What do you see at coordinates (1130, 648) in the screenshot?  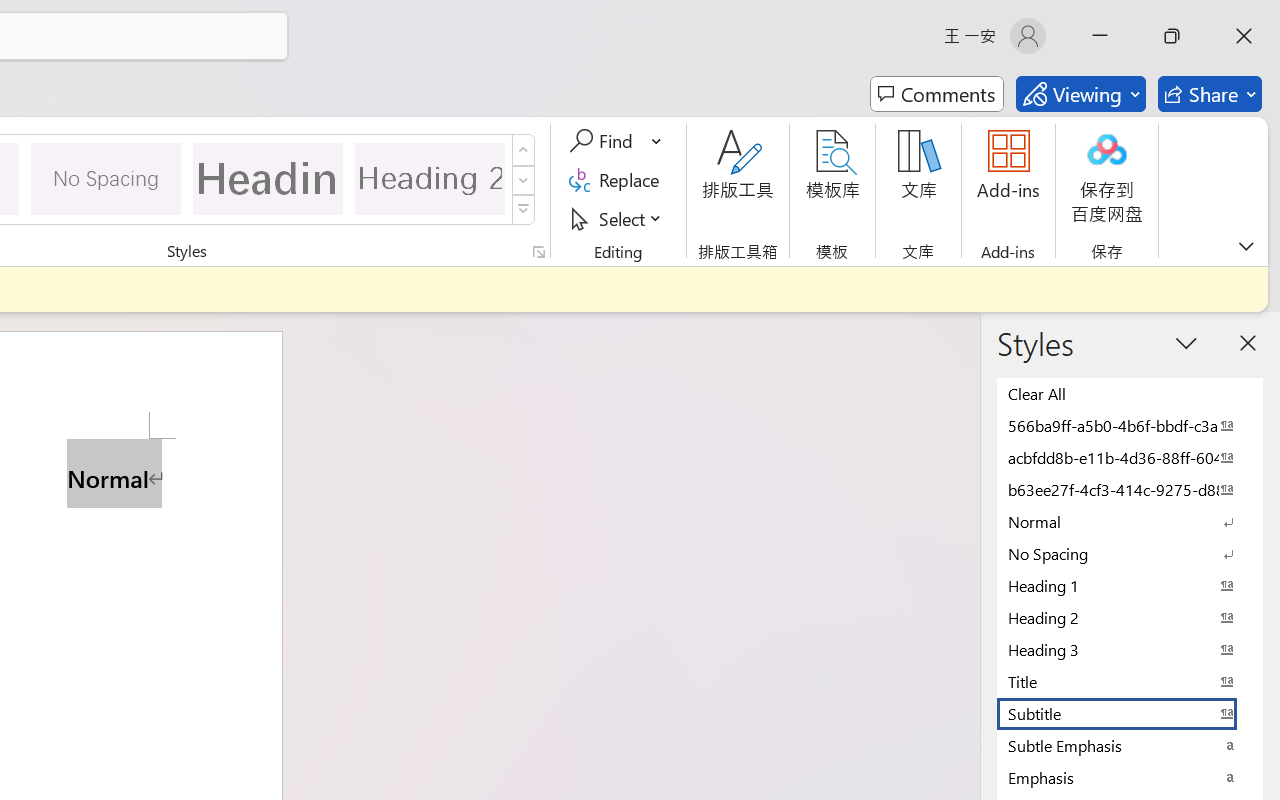 I see `'Heading 3'` at bounding box center [1130, 648].